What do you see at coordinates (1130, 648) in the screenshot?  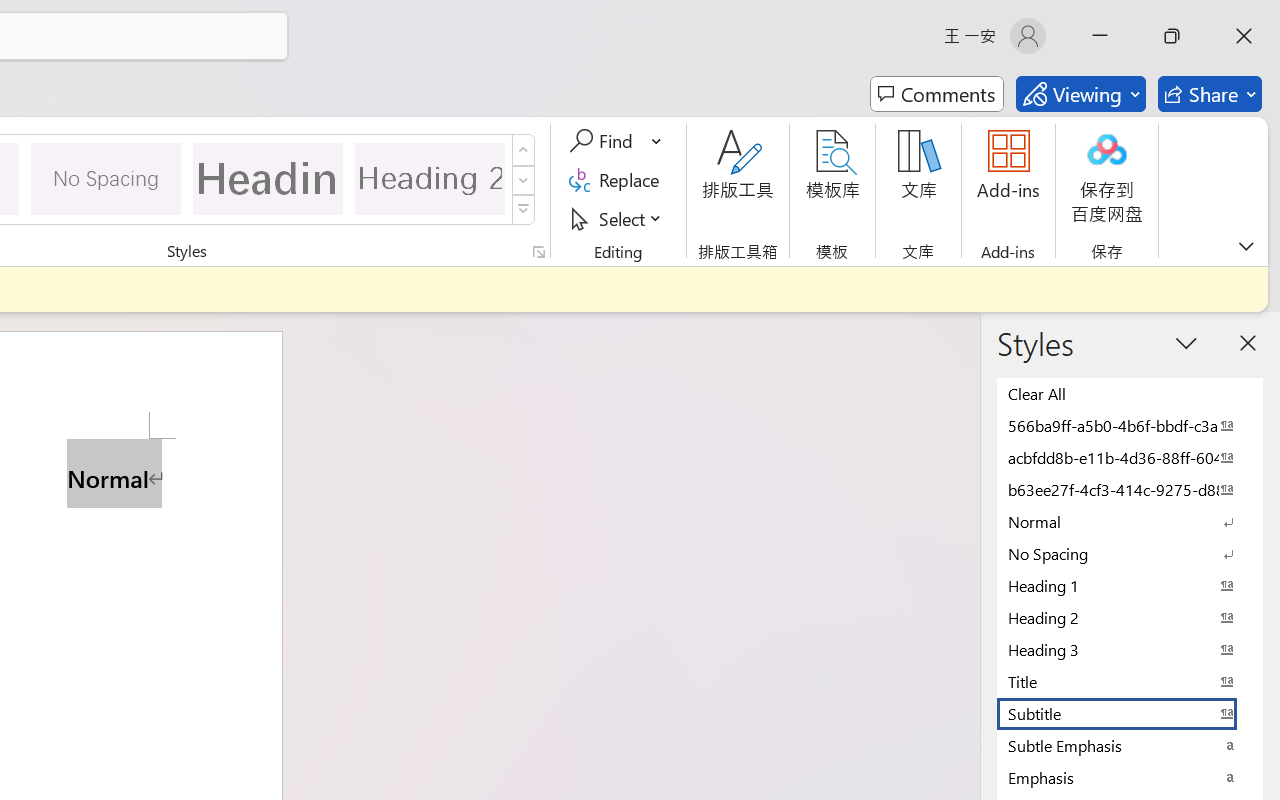 I see `'Heading 3'` at bounding box center [1130, 648].